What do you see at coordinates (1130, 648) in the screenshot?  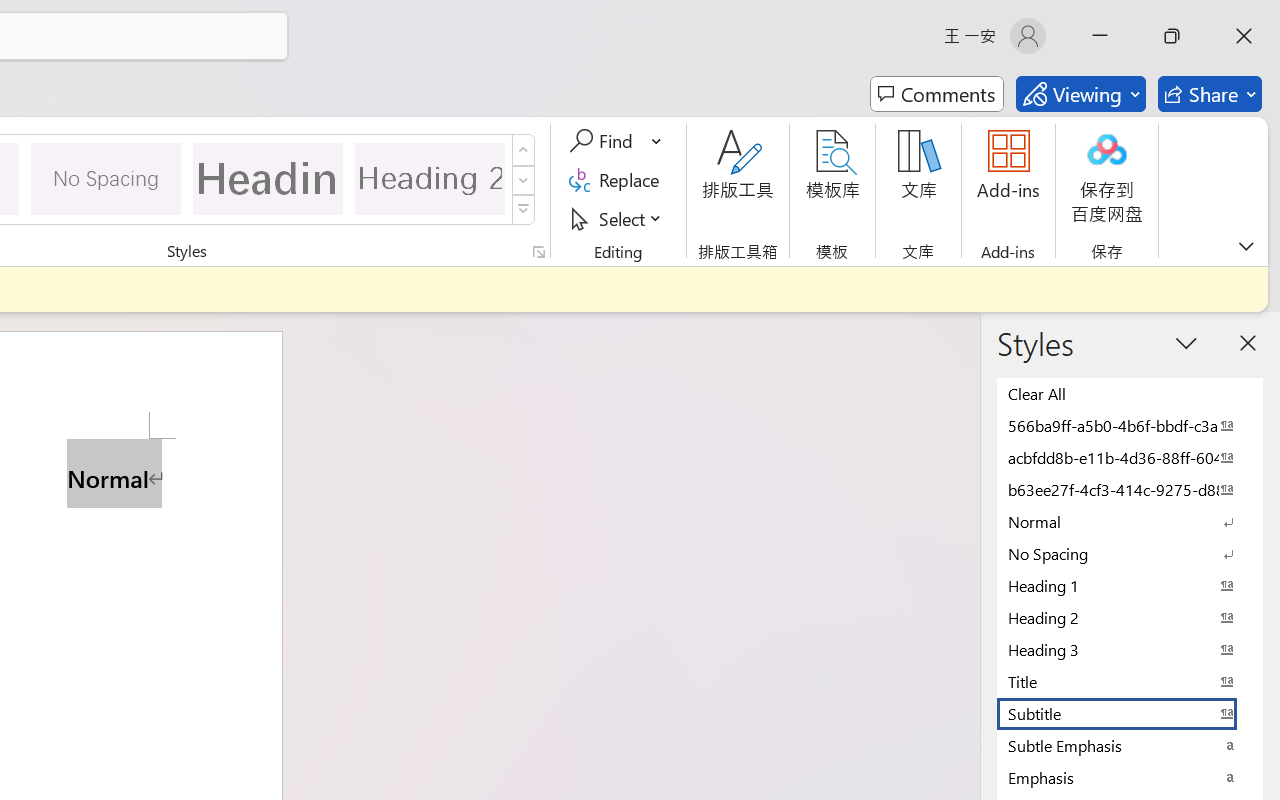 I see `'Heading 3'` at bounding box center [1130, 648].